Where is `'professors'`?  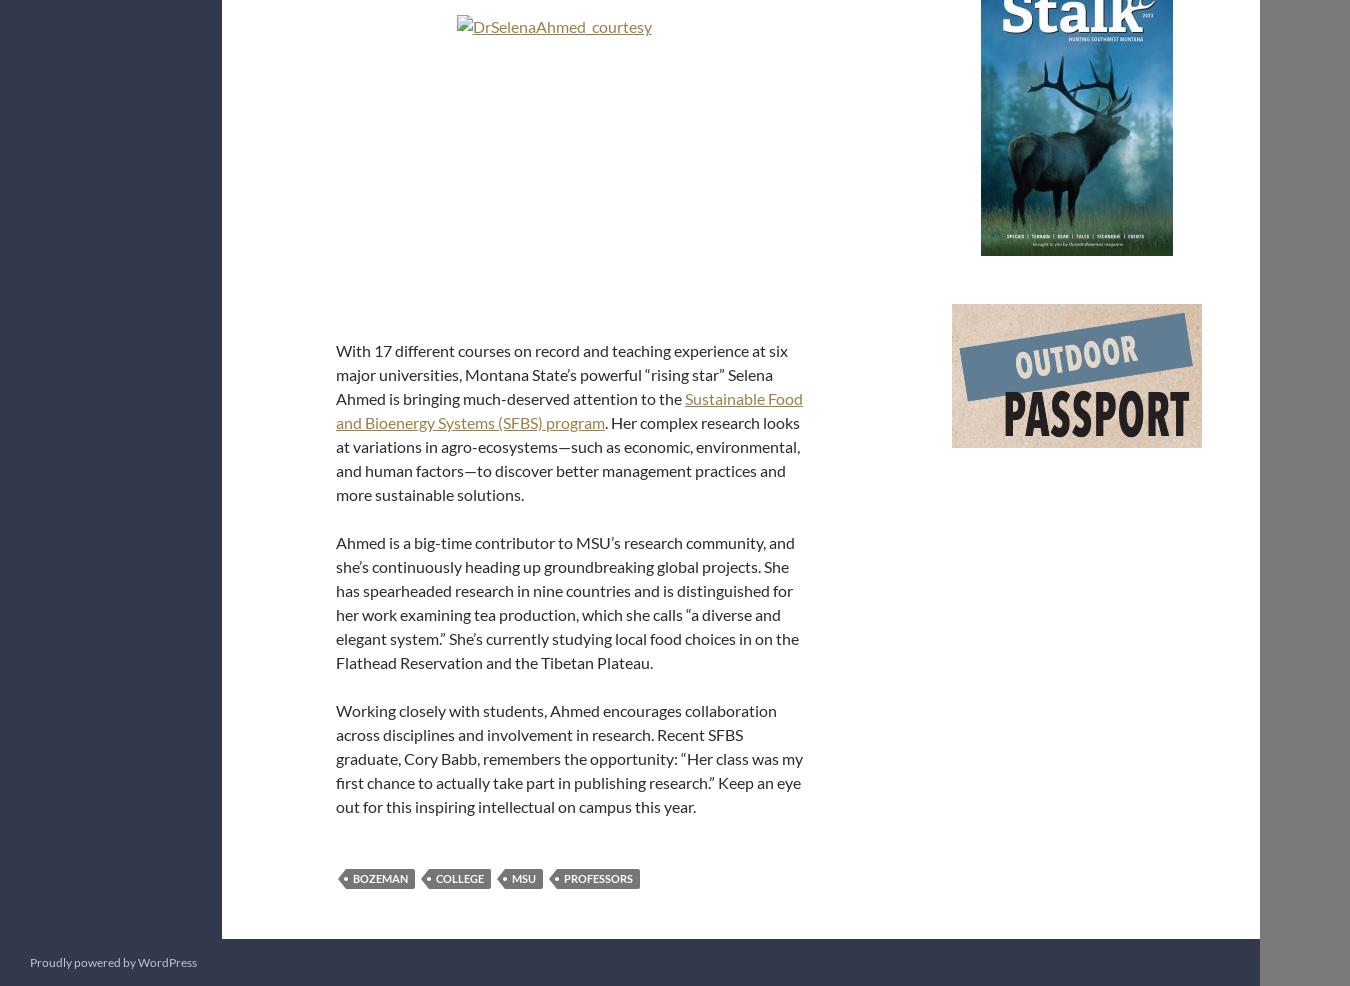 'professors' is located at coordinates (598, 877).